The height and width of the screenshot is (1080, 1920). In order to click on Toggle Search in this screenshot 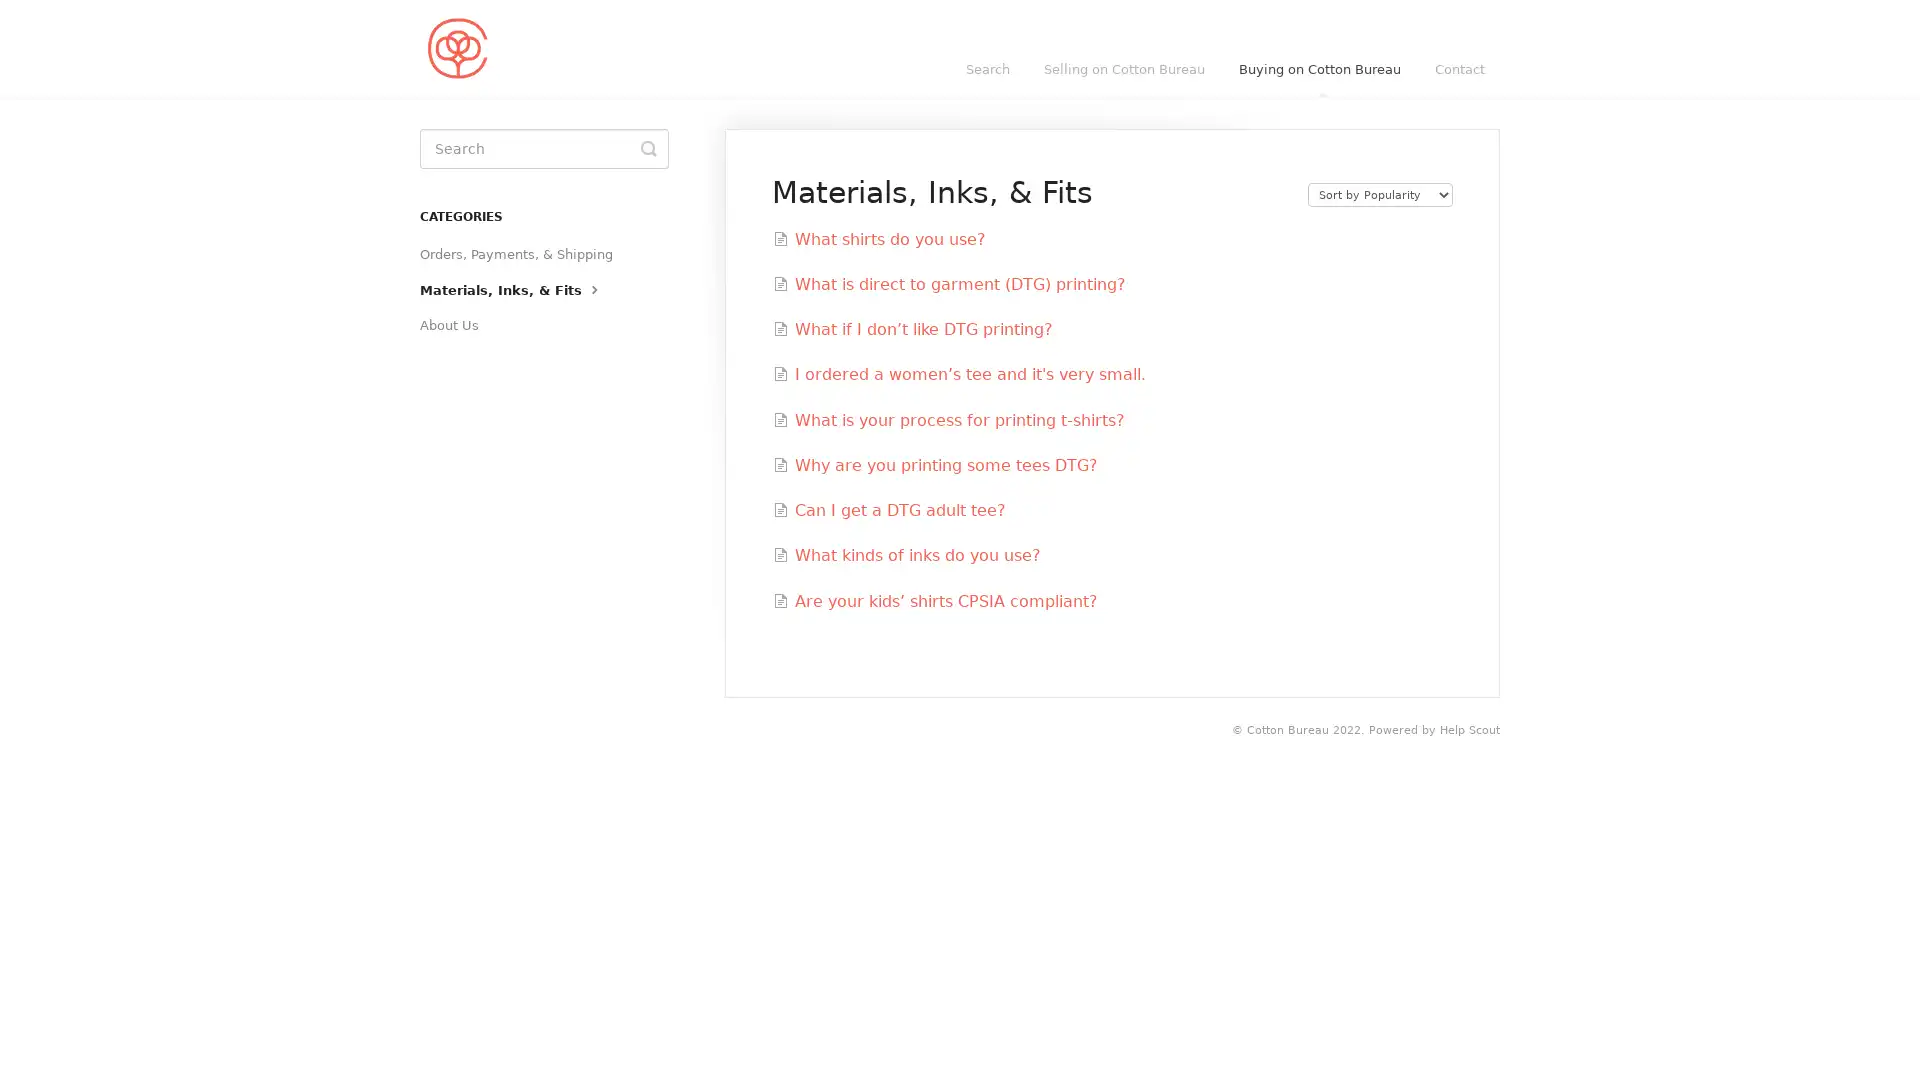, I will do `click(648, 148)`.